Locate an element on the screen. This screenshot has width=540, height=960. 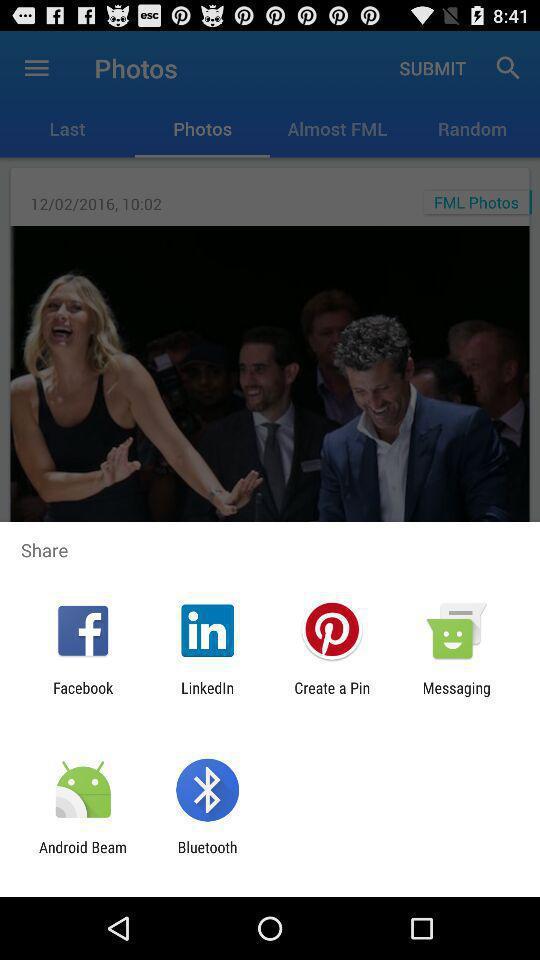
bluetooth item is located at coordinates (206, 855).